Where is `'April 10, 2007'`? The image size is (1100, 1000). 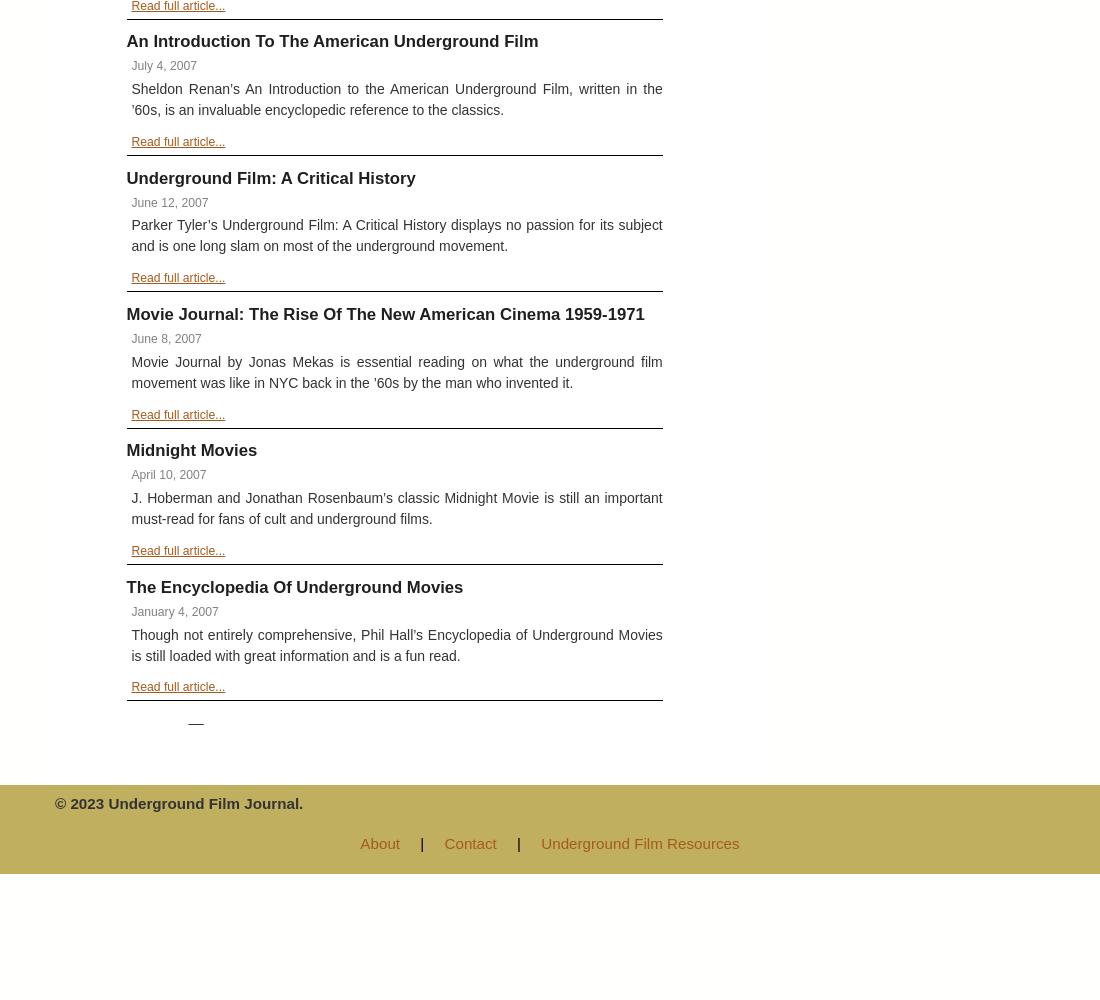 'April 10, 2007' is located at coordinates (167, 474).